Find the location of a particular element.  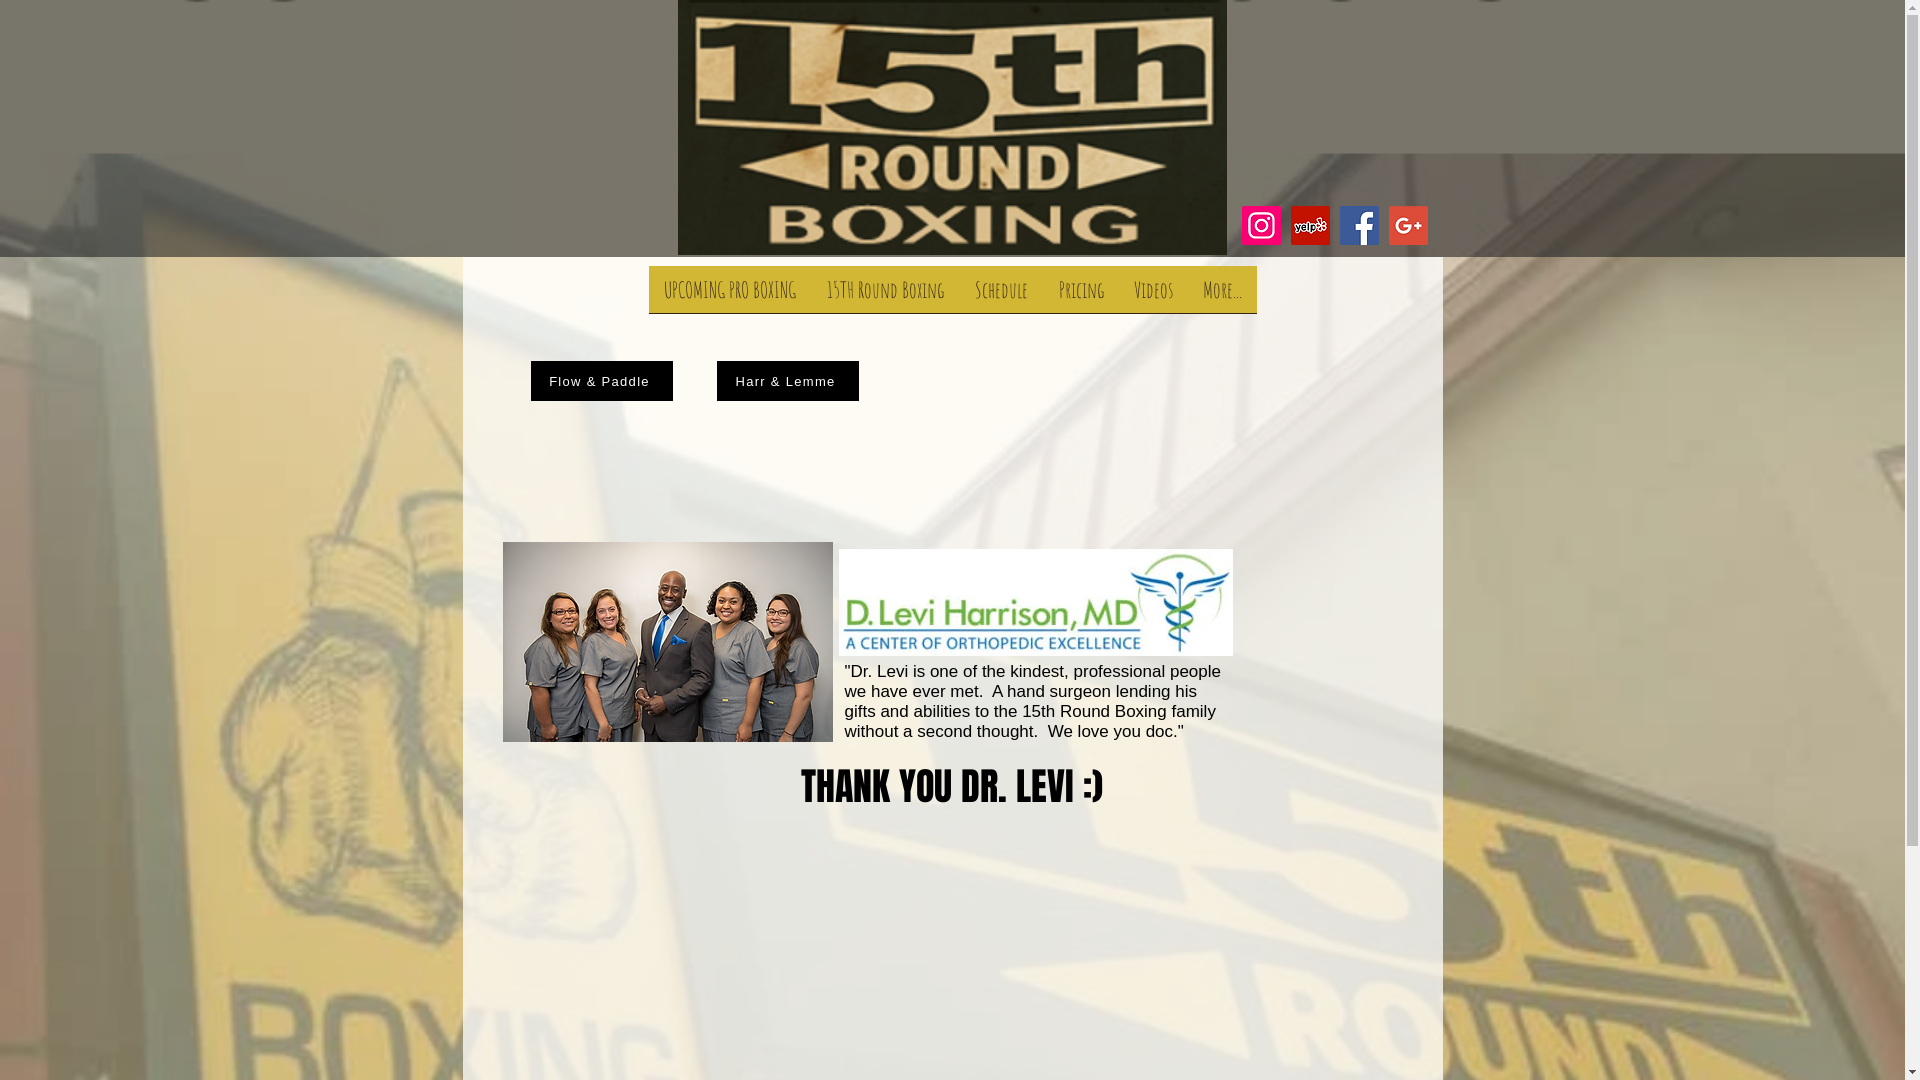

'Videos' is located at coordinates (1152, 296).